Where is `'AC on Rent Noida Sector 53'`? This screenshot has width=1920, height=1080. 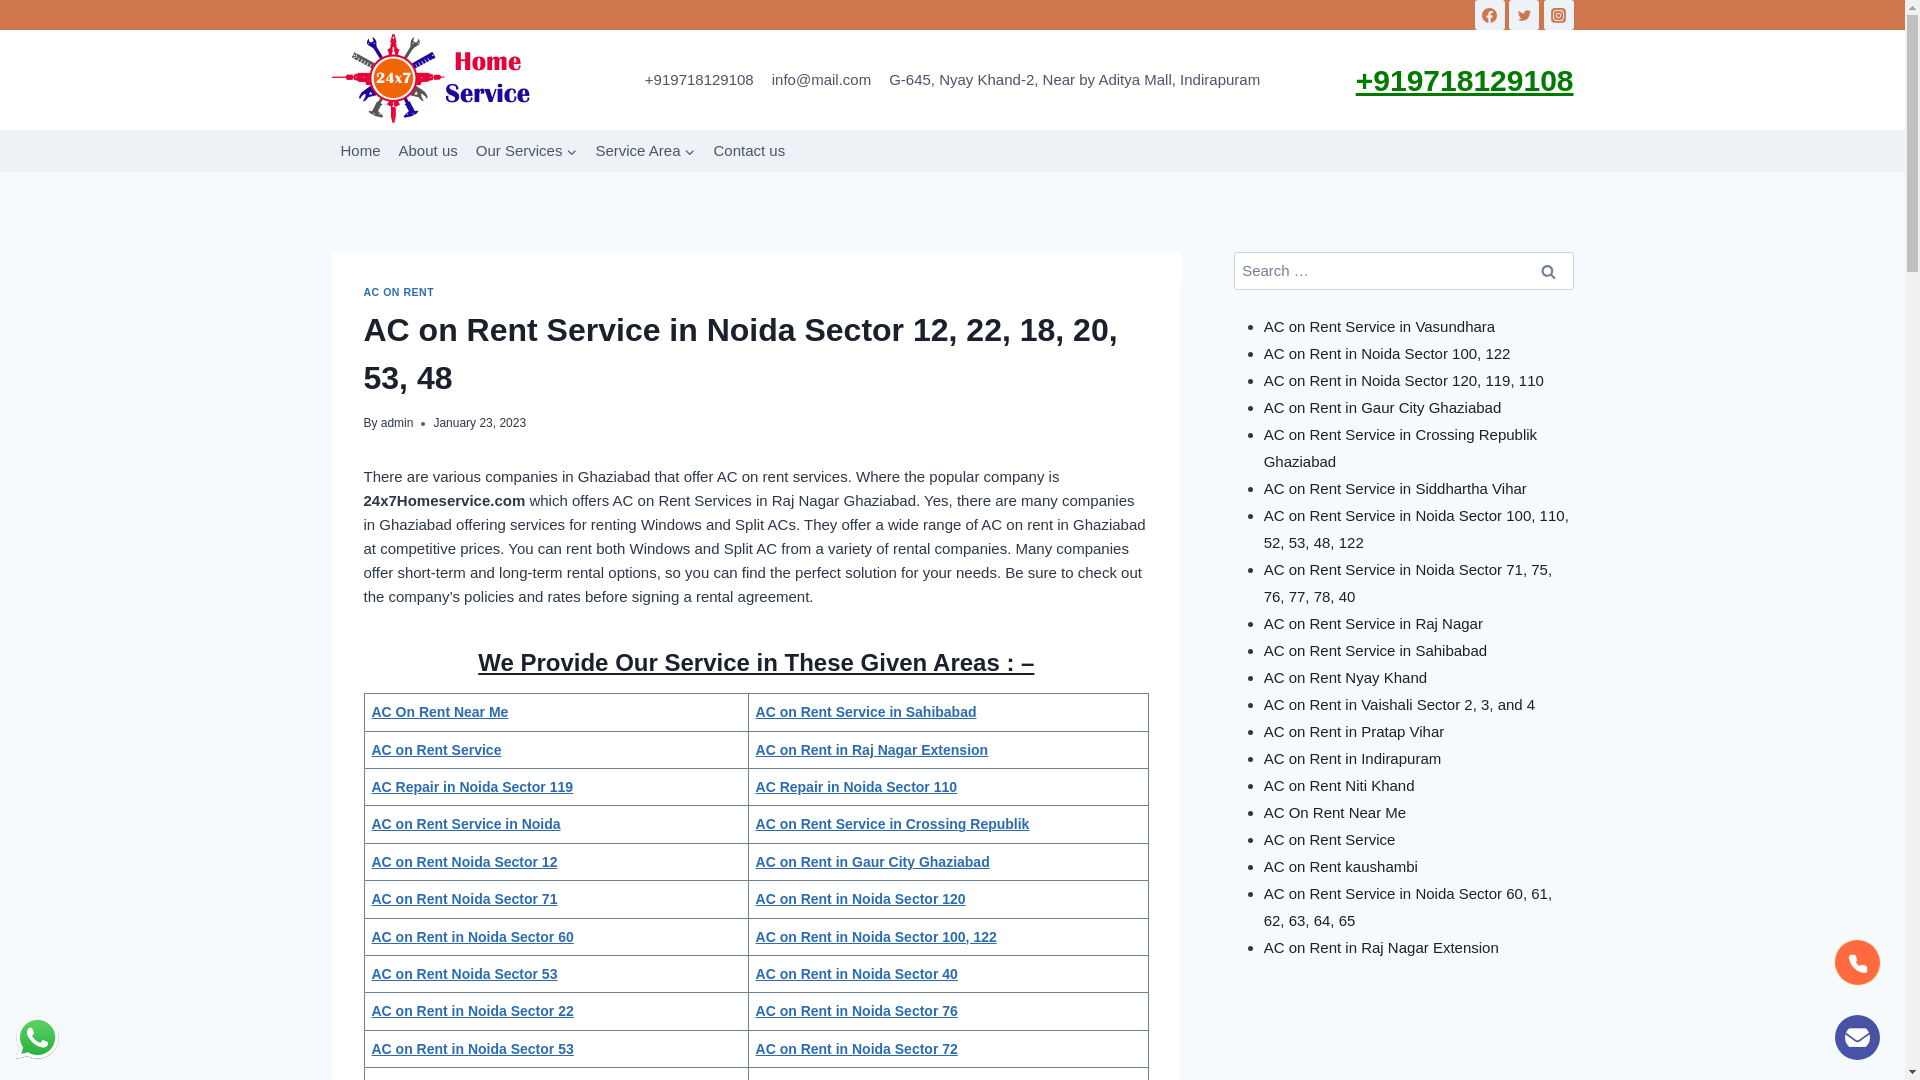 'AC on Rent Noida Sector 53' is located at coordinates (464, 973).